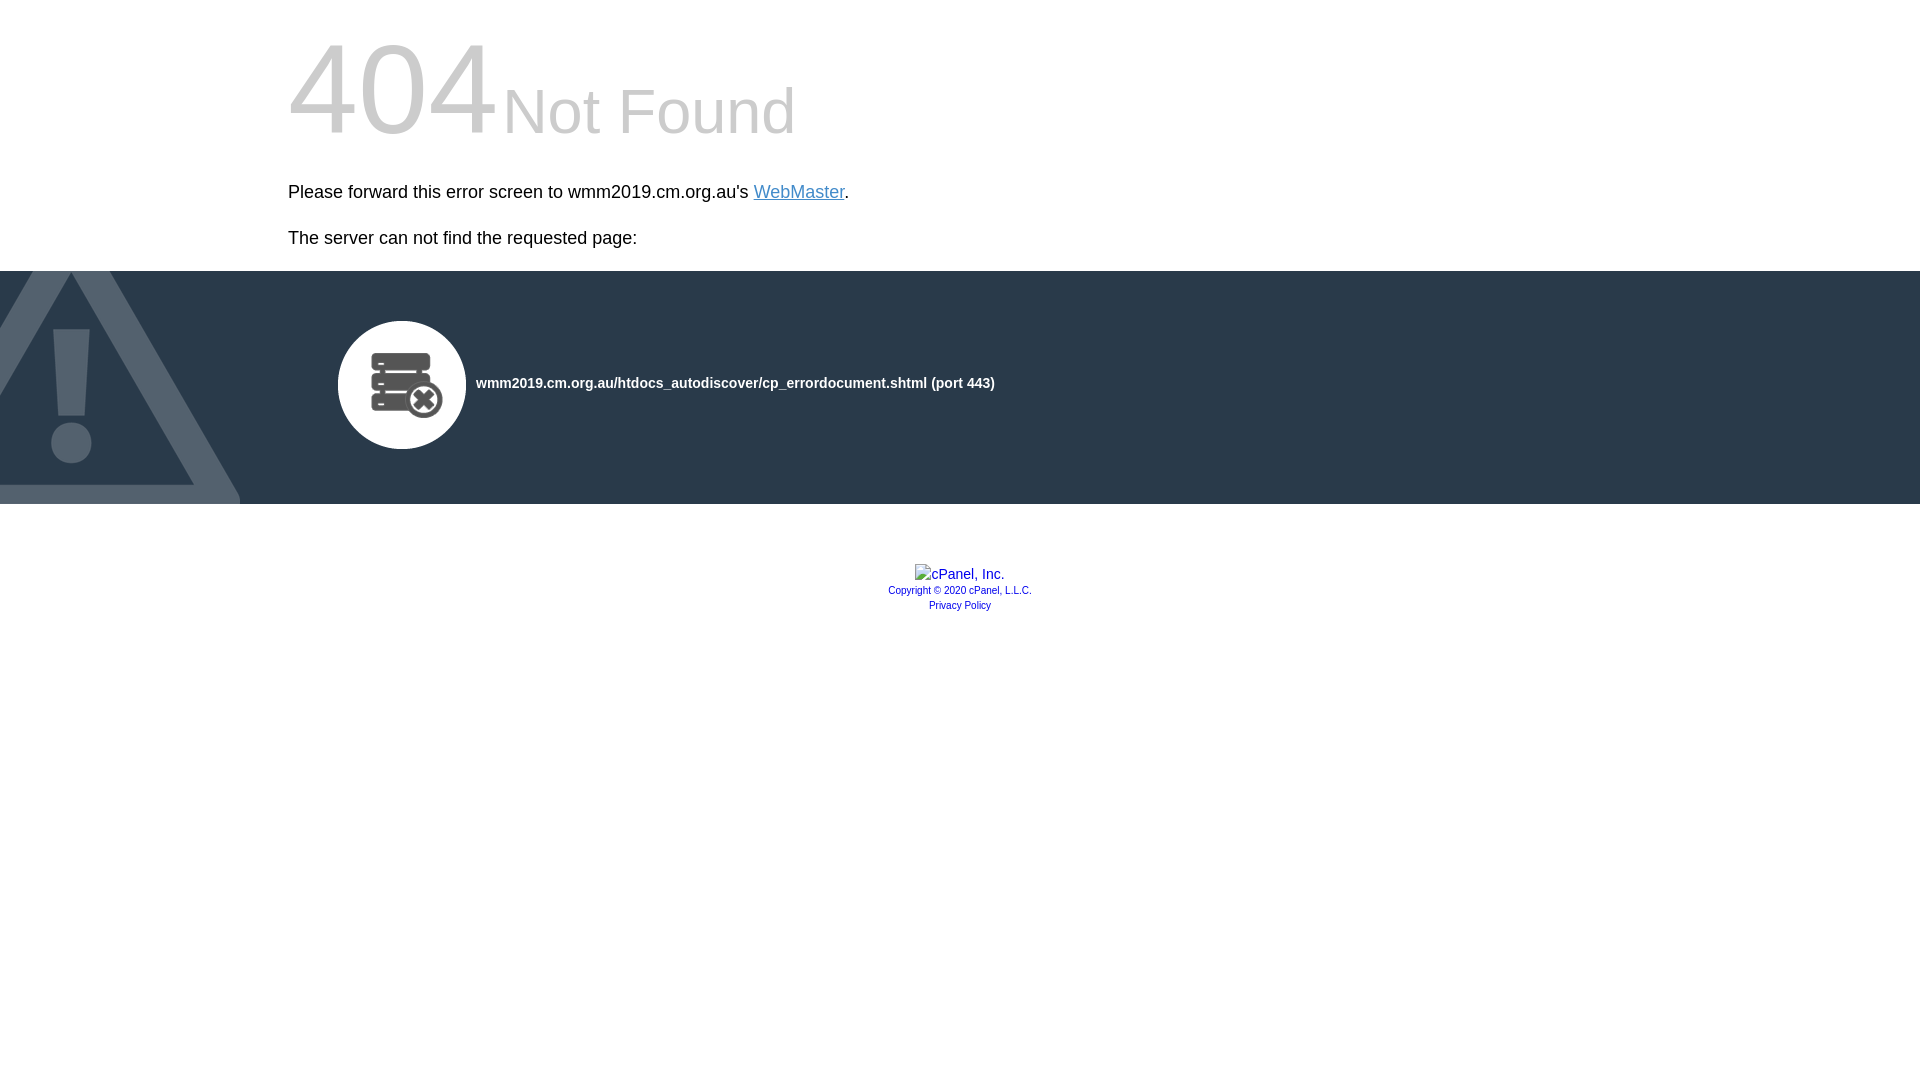  What do you see at coordinates (914, 574) in the screenshot?
I see `'cPanel, Inc.'` at bounding box center [914, 574].